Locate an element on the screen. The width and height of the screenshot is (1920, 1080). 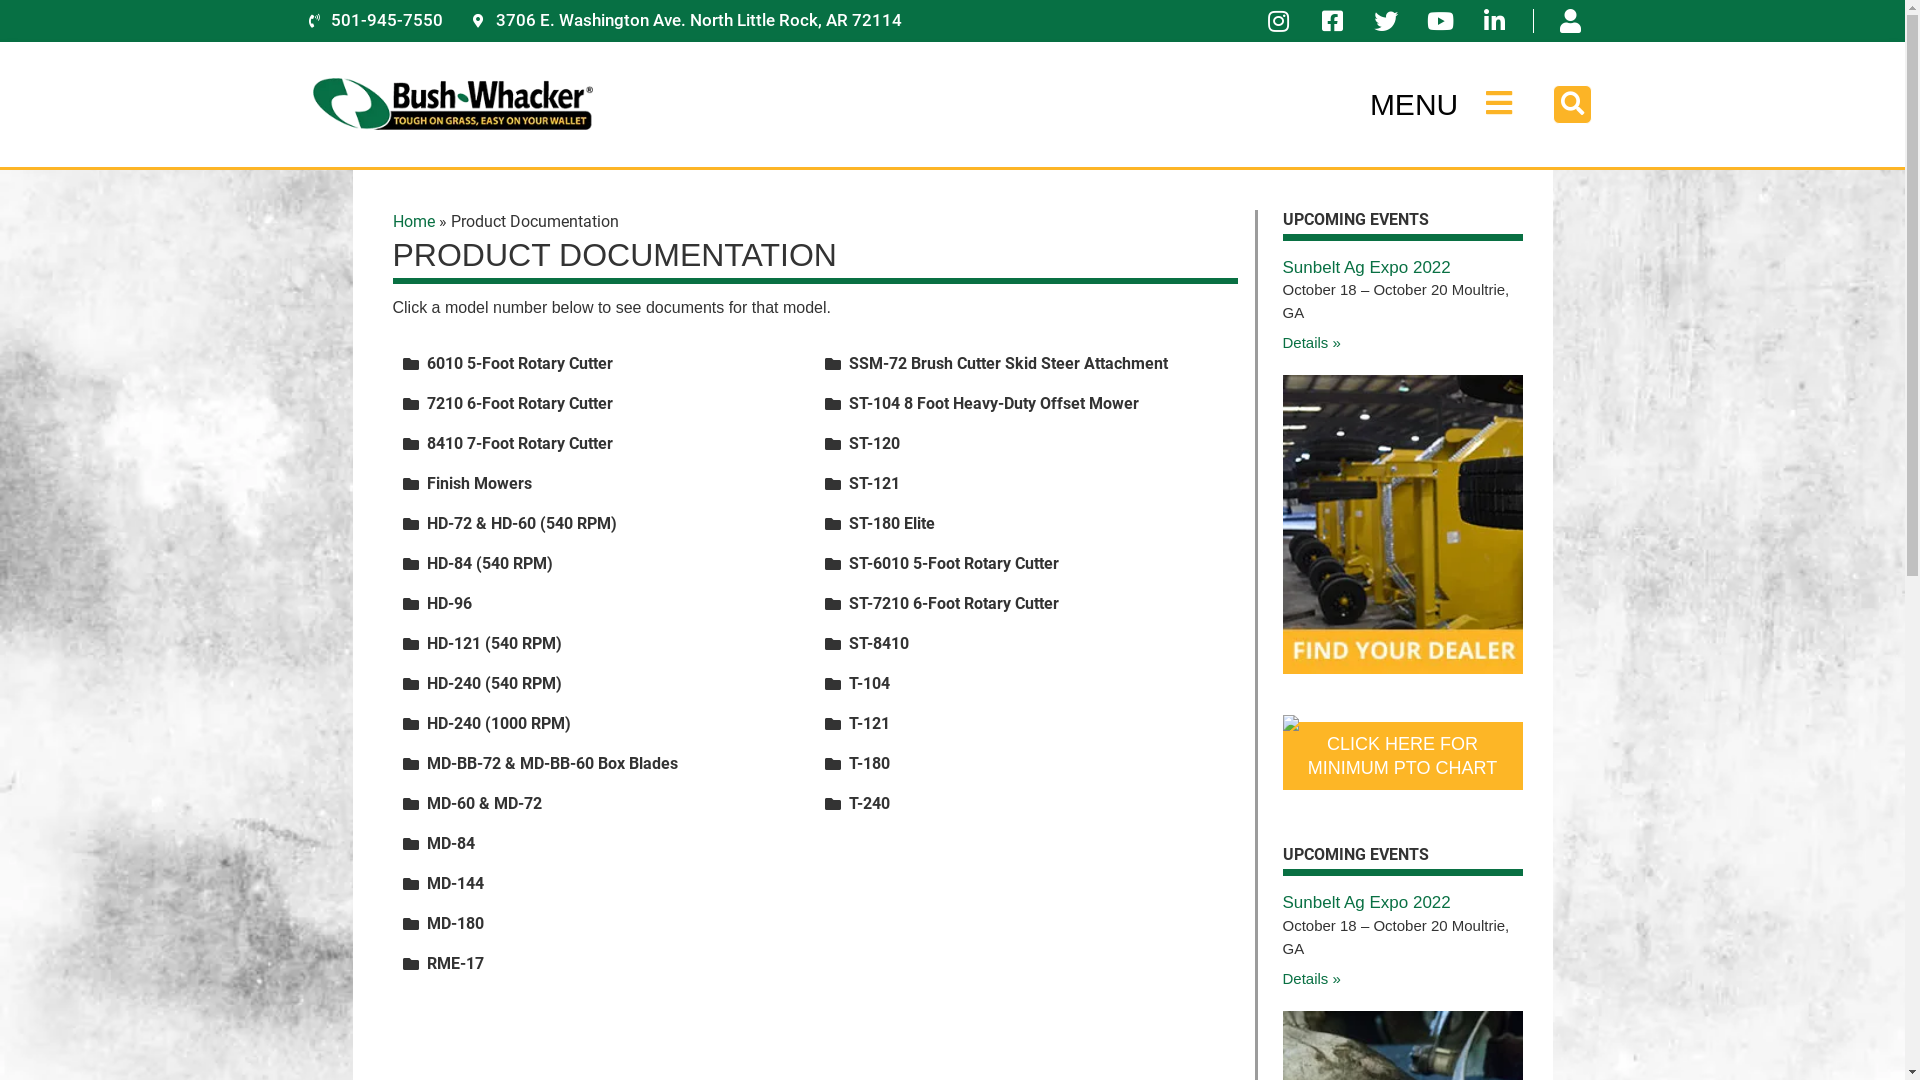
'T-121' is located at coordinates (869, 723).